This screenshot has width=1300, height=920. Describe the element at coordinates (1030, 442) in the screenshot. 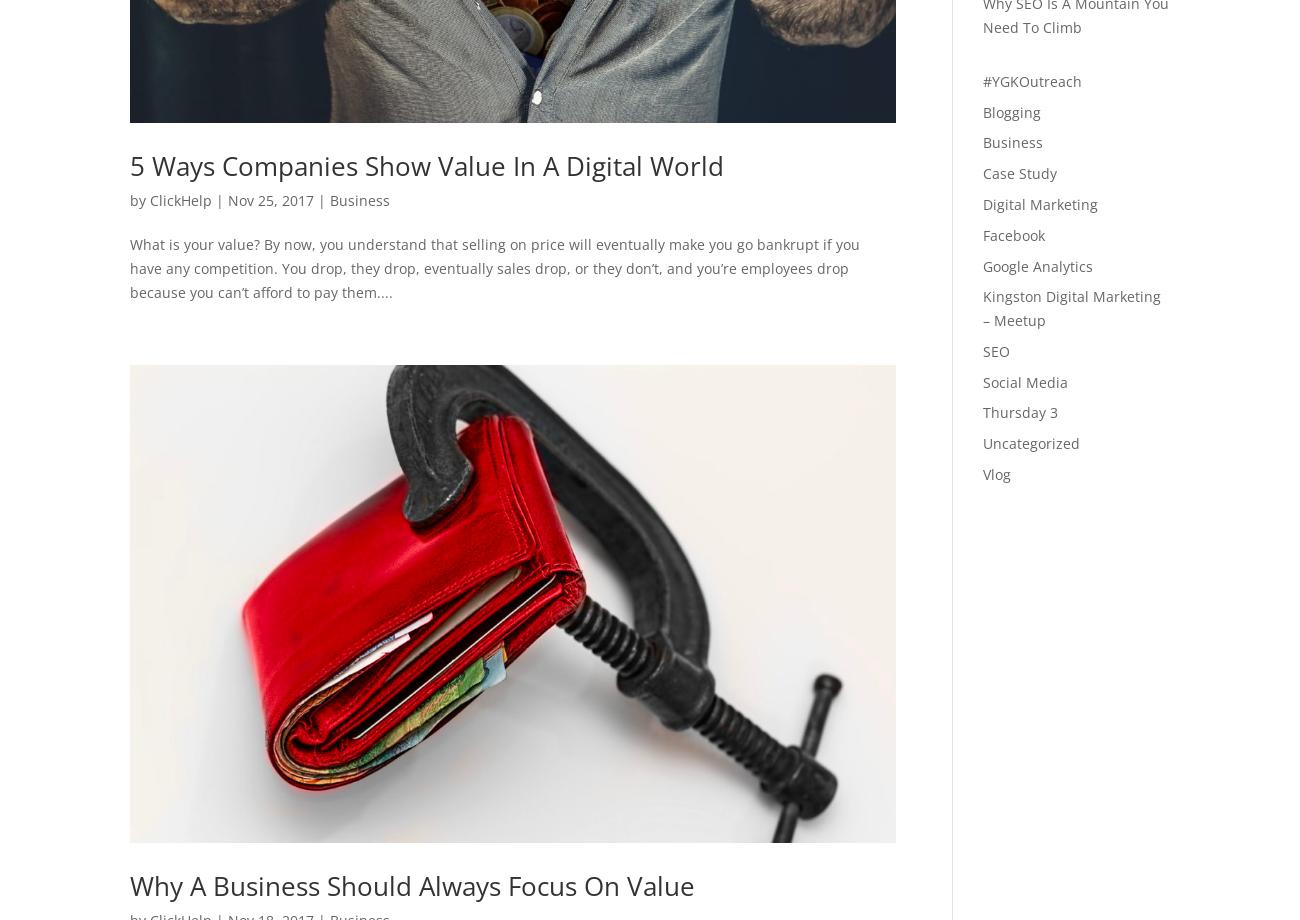

I see `'Uncategorized'` at that location.